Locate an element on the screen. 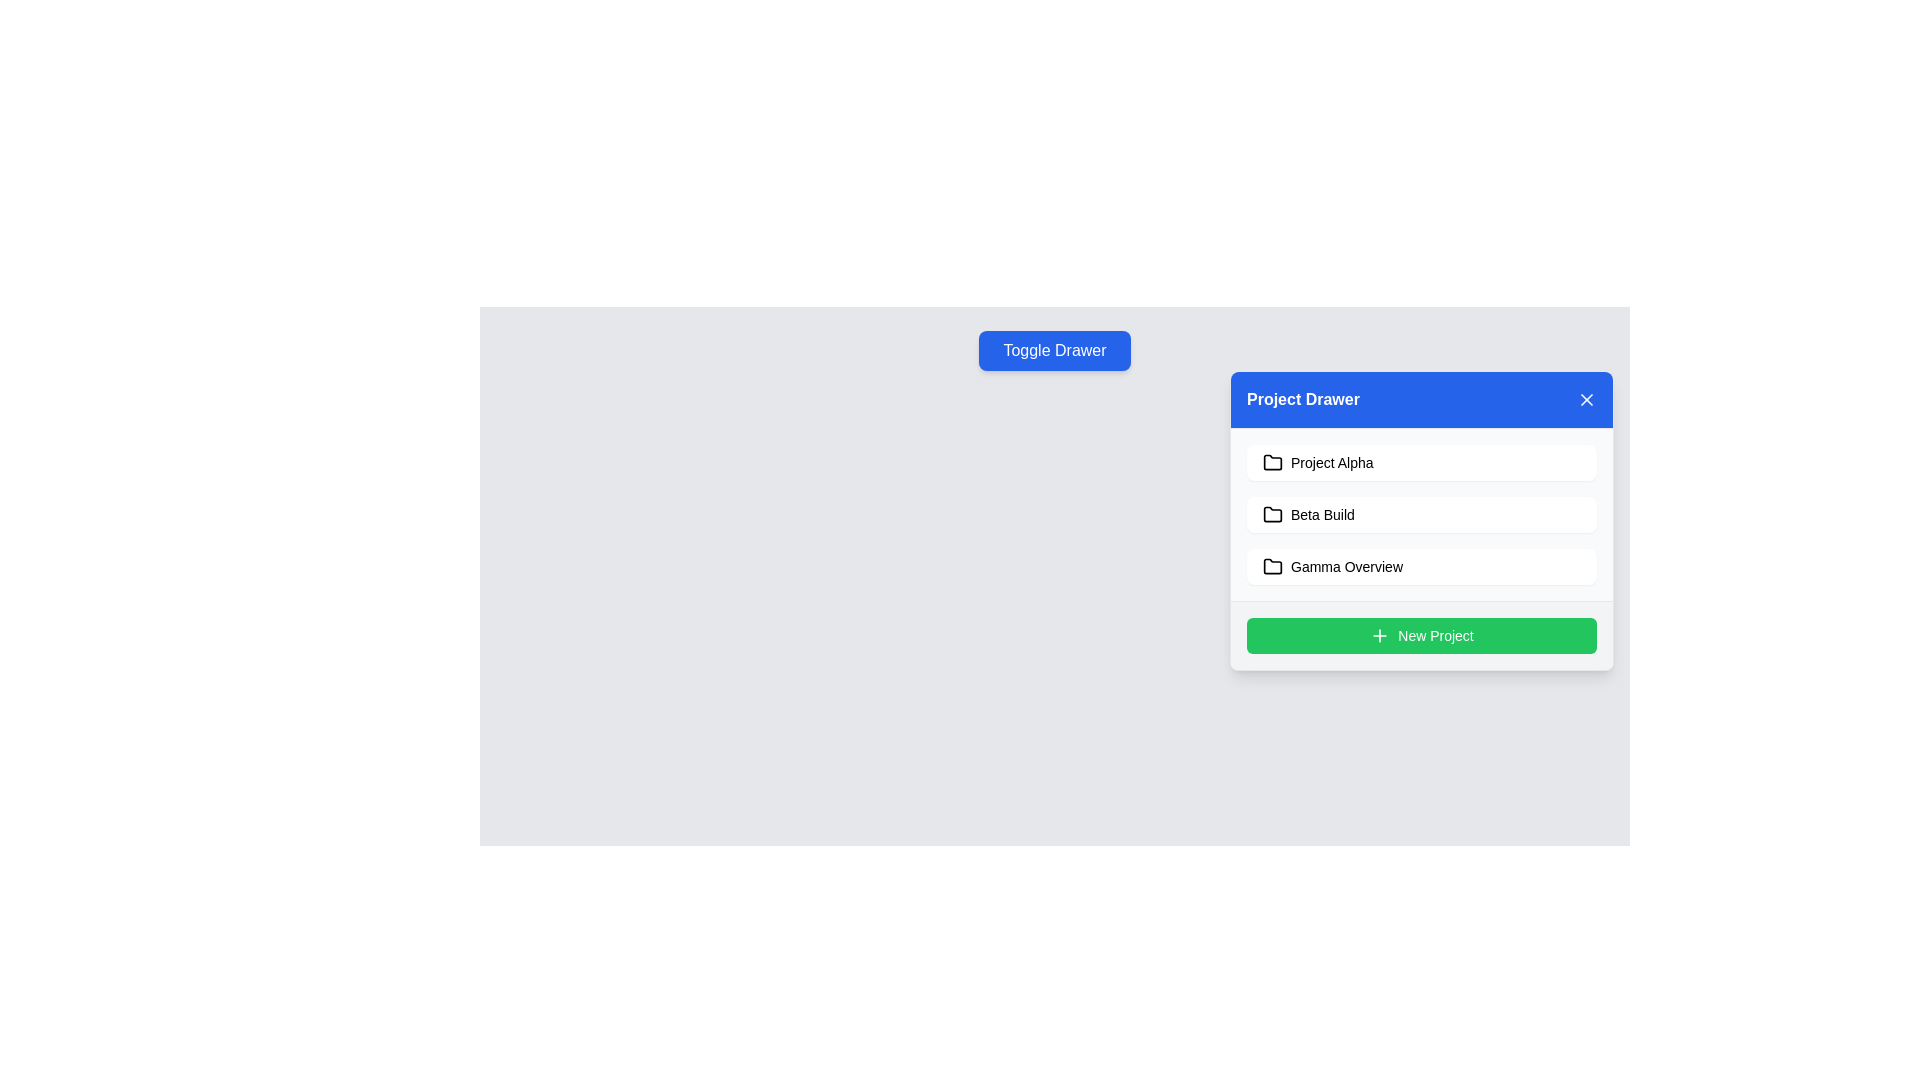 Image resolution: width=1920 pixels, height=1080 pixels. the button located at the bottom of the 'Project Drawer' to initiate the creation of a new project is located at coordinates (1420, 635).